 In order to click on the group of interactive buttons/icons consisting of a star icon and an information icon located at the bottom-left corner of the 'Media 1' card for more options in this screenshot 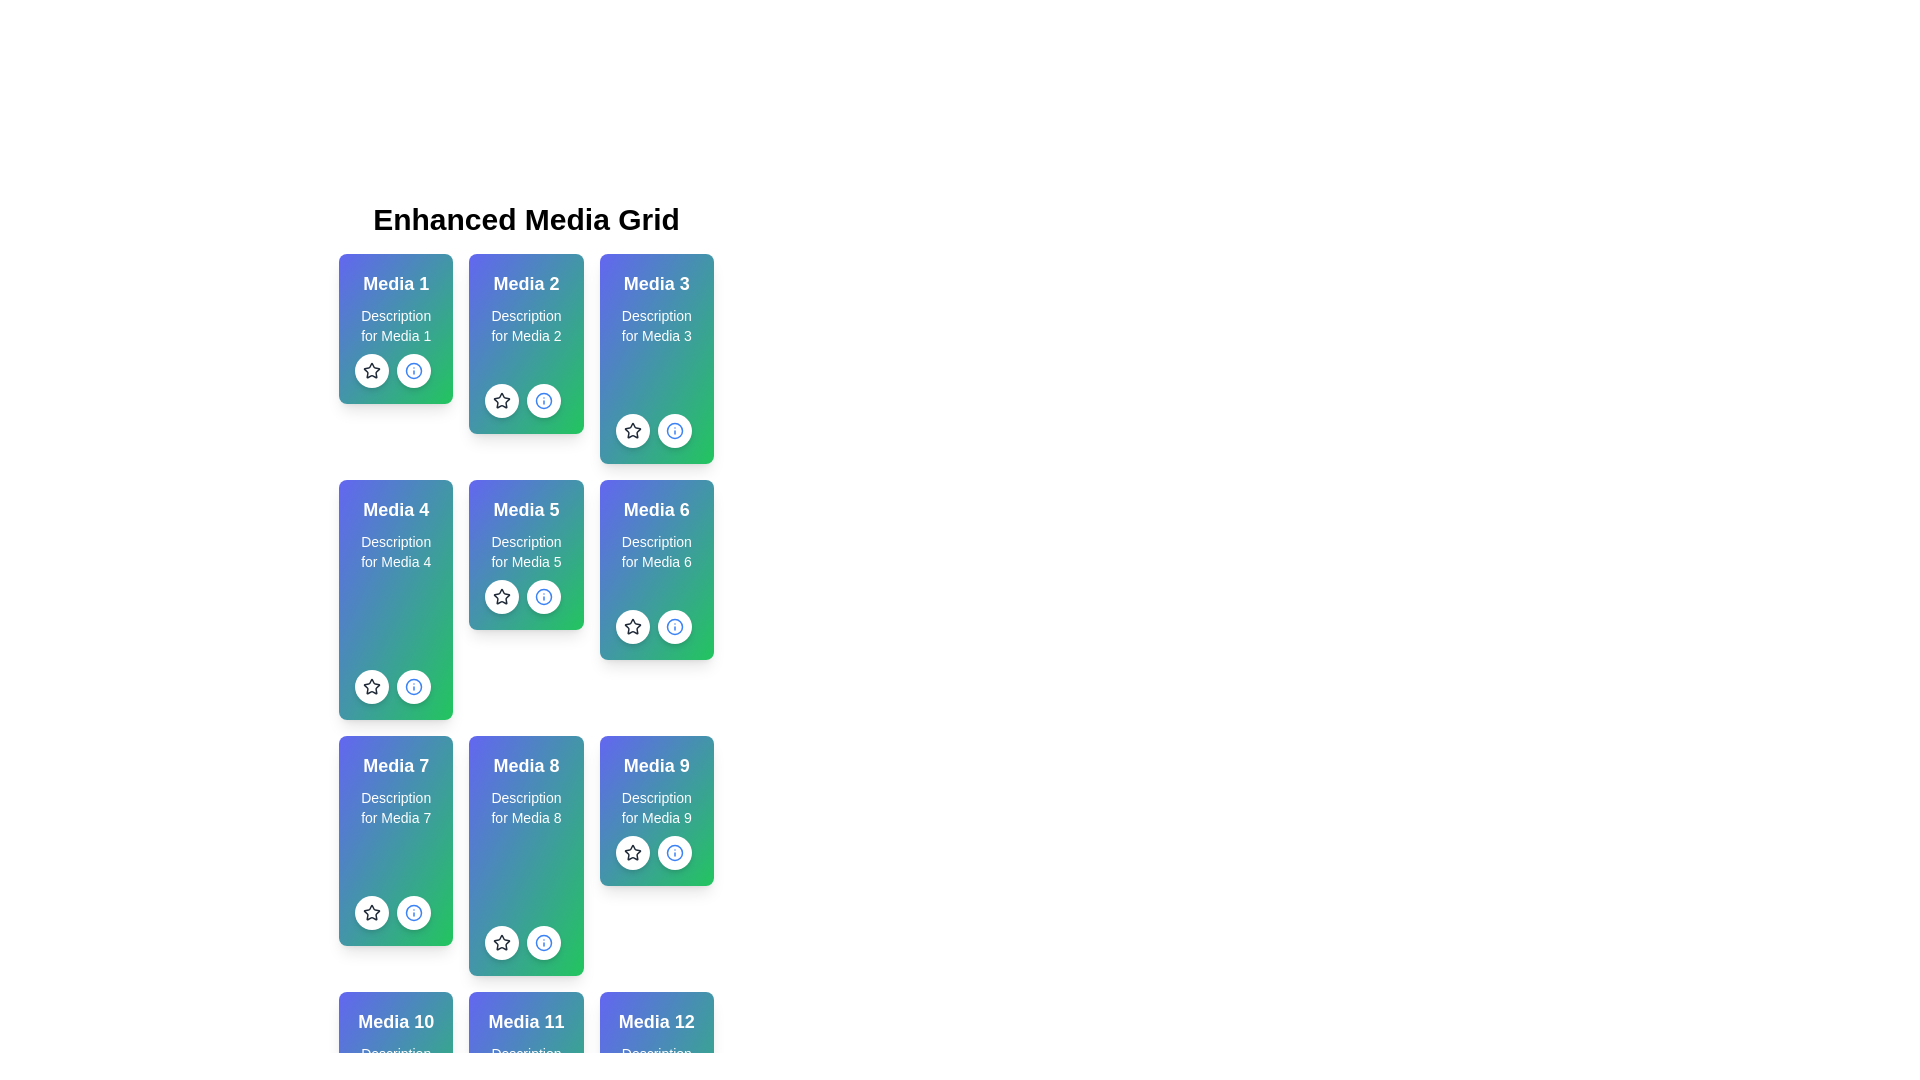, I will do `click(393, 370)`.